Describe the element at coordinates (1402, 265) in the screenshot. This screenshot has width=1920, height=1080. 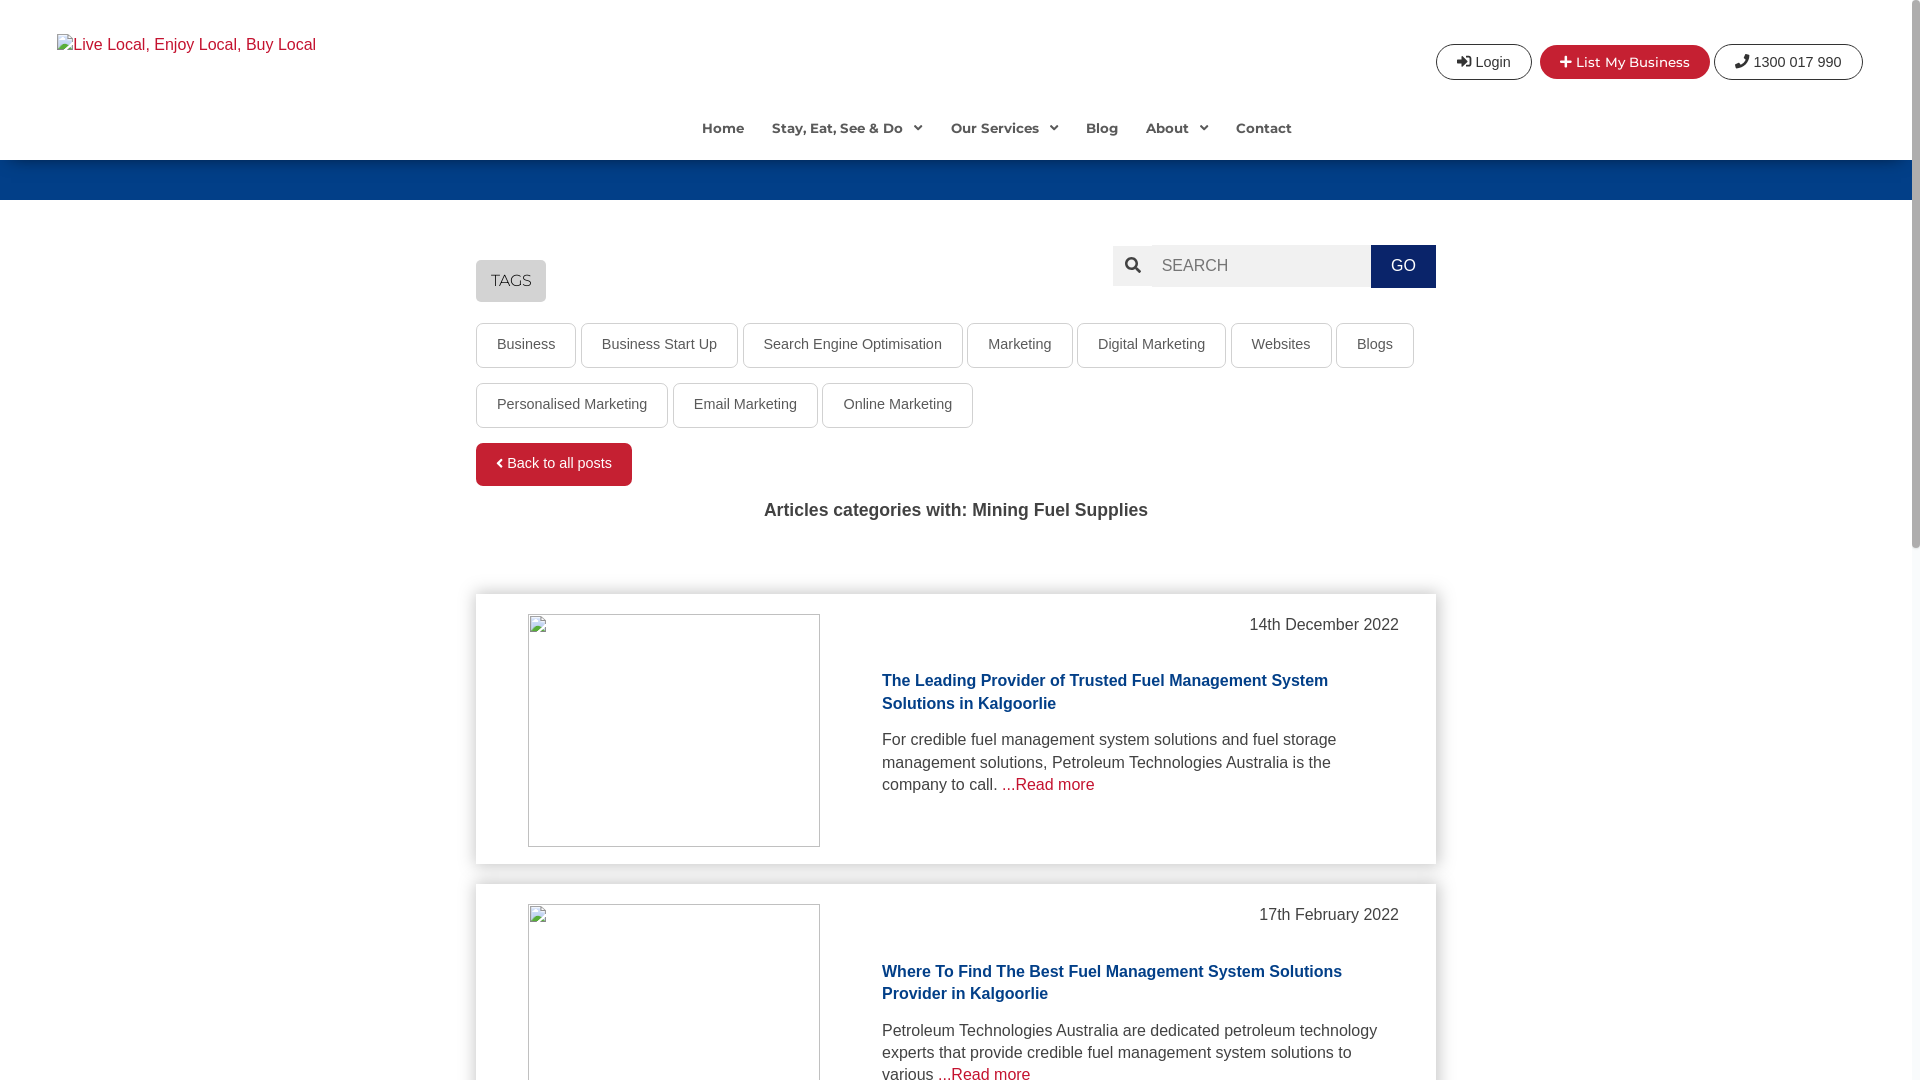
I see `'GO'` at that location.